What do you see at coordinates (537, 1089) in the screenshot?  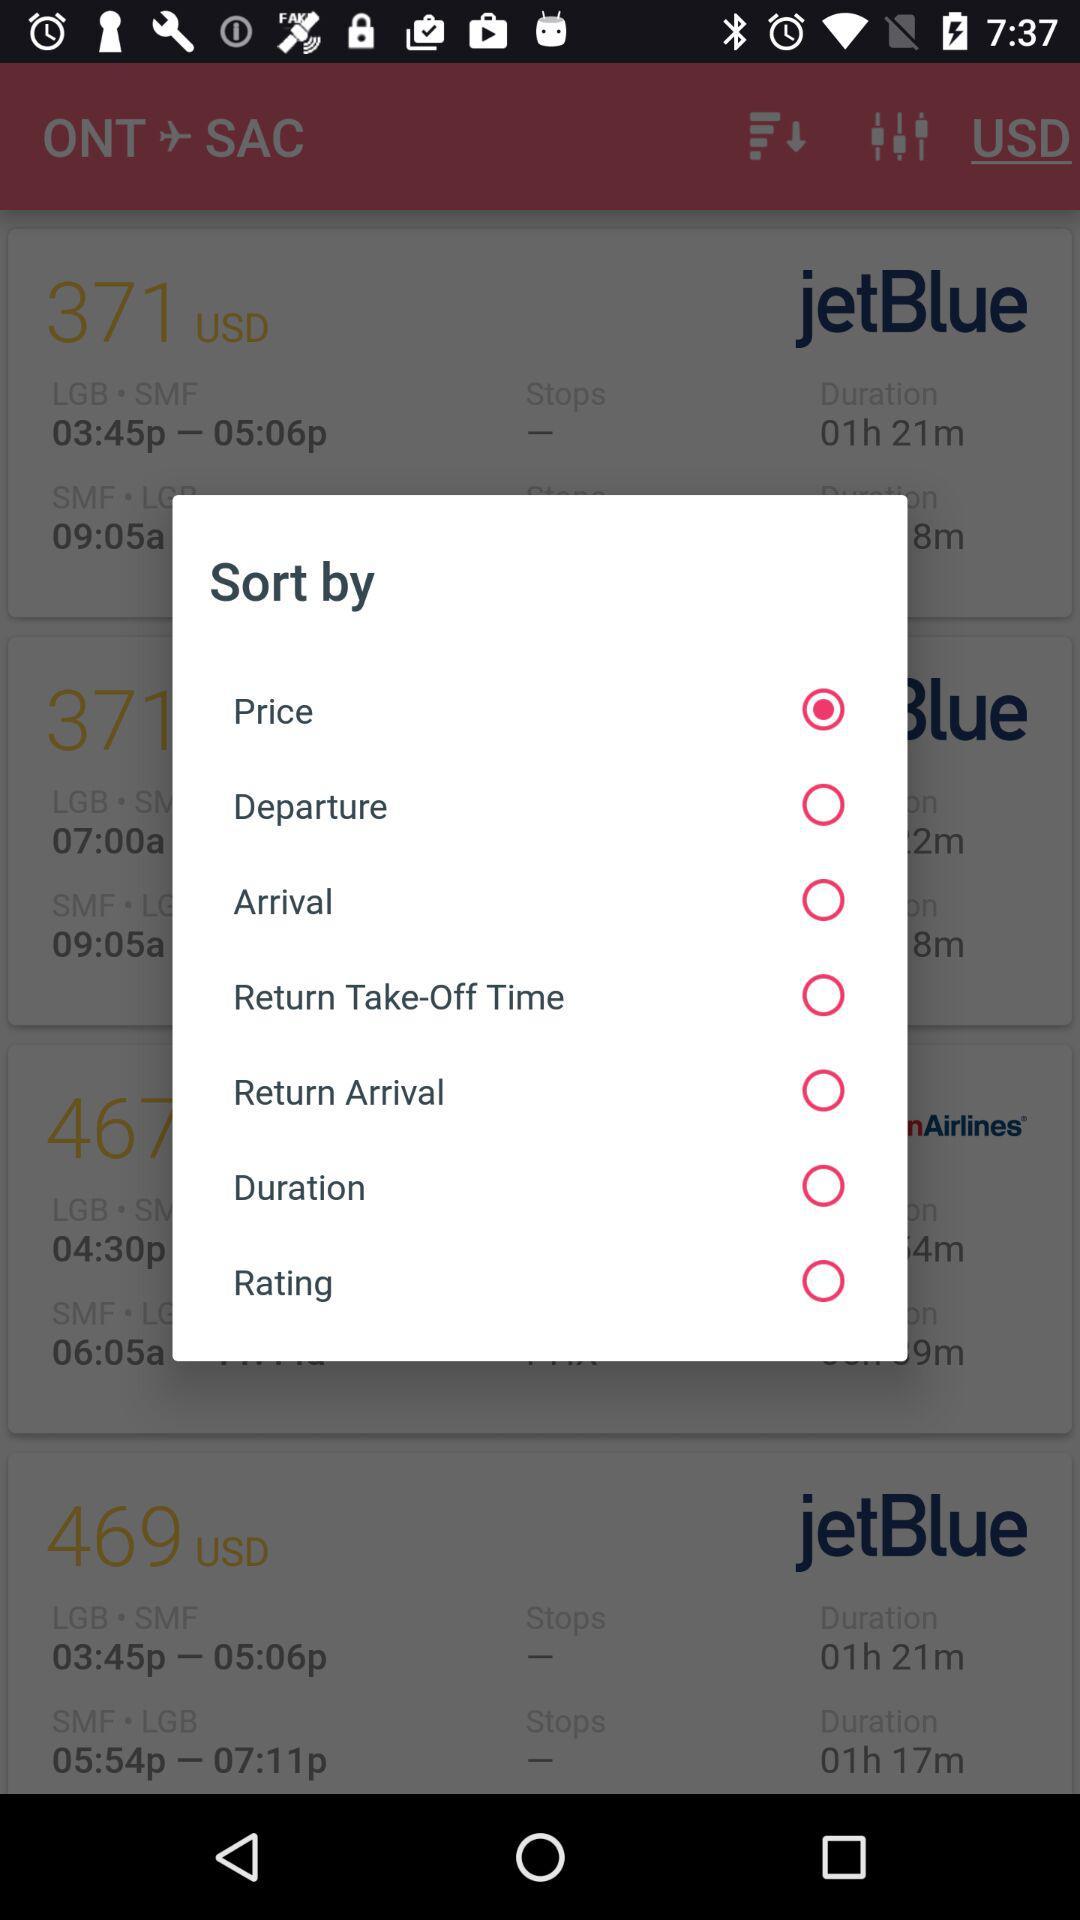 I see `the return arrival` at bounding box center [537, 1089].